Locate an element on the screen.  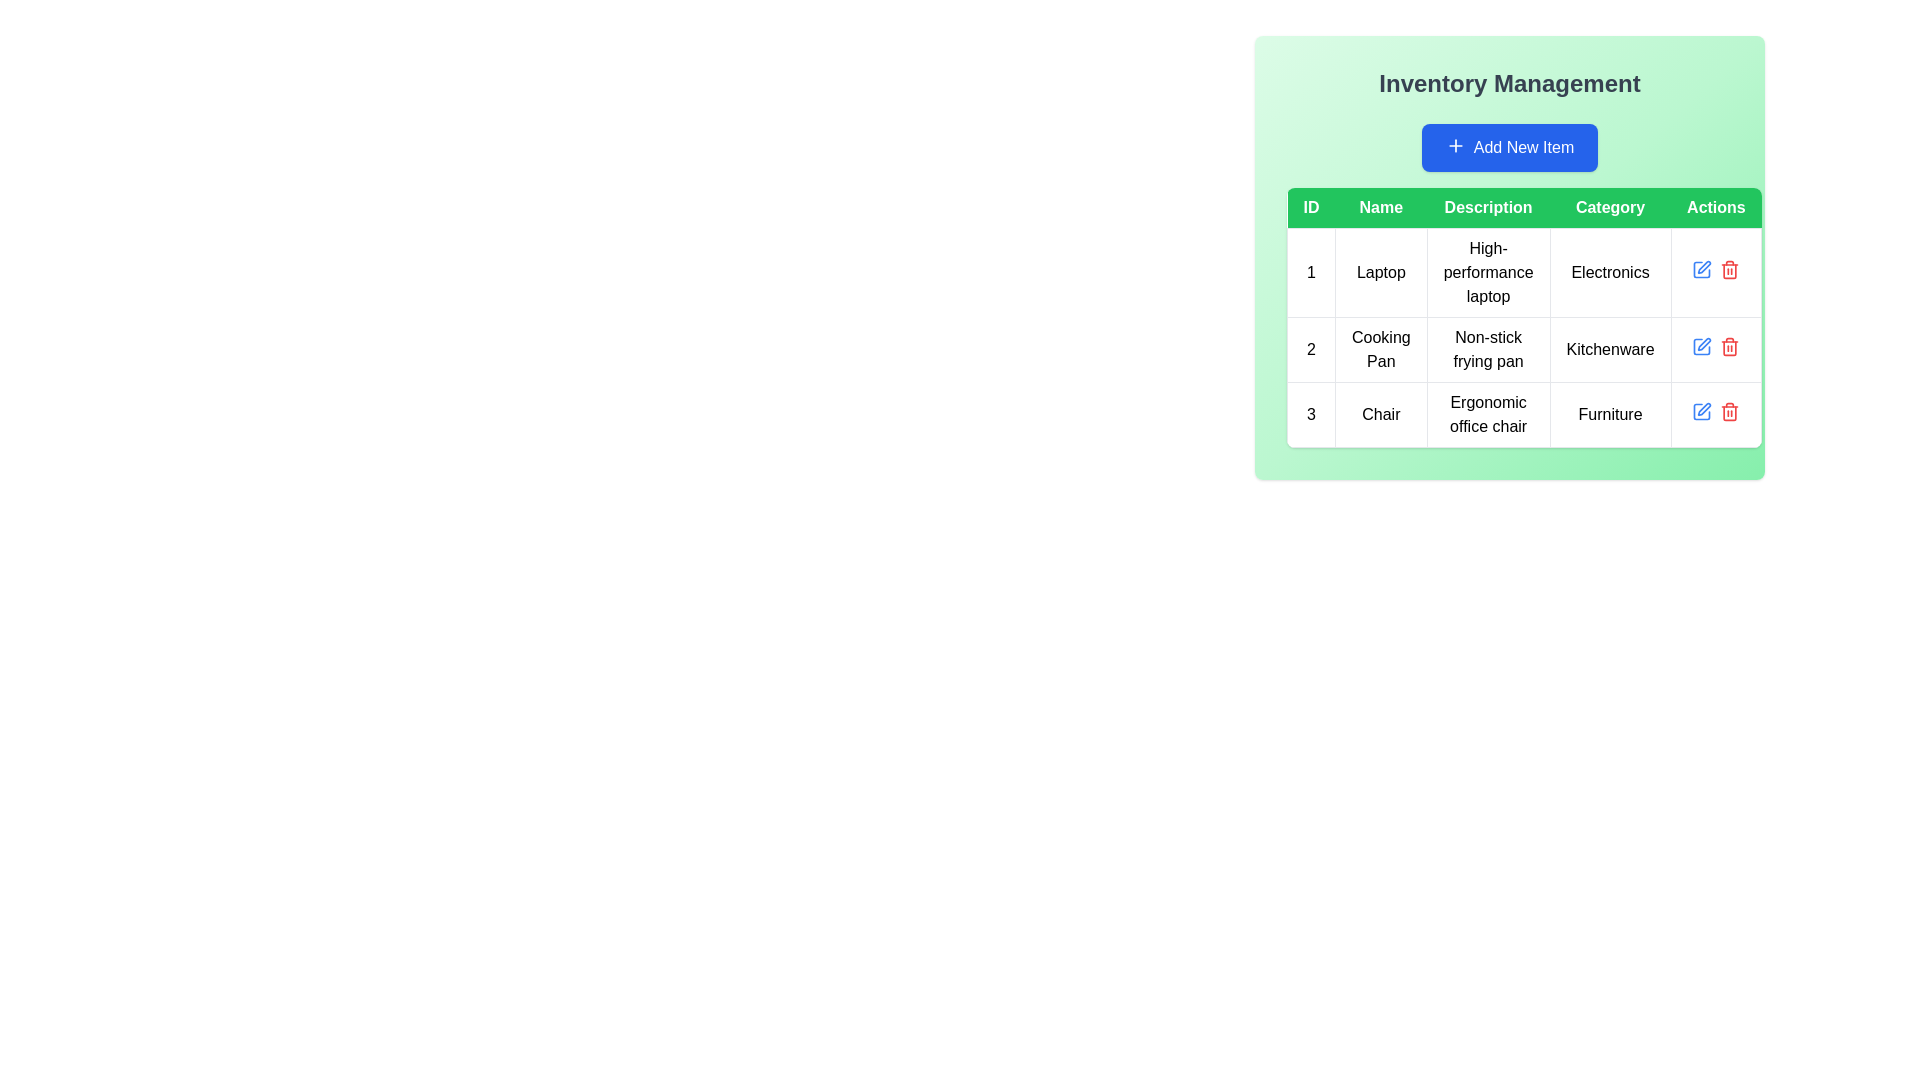
the delete icon button in the 'Actions' column of the second row is located at coordinates (1729, 345).